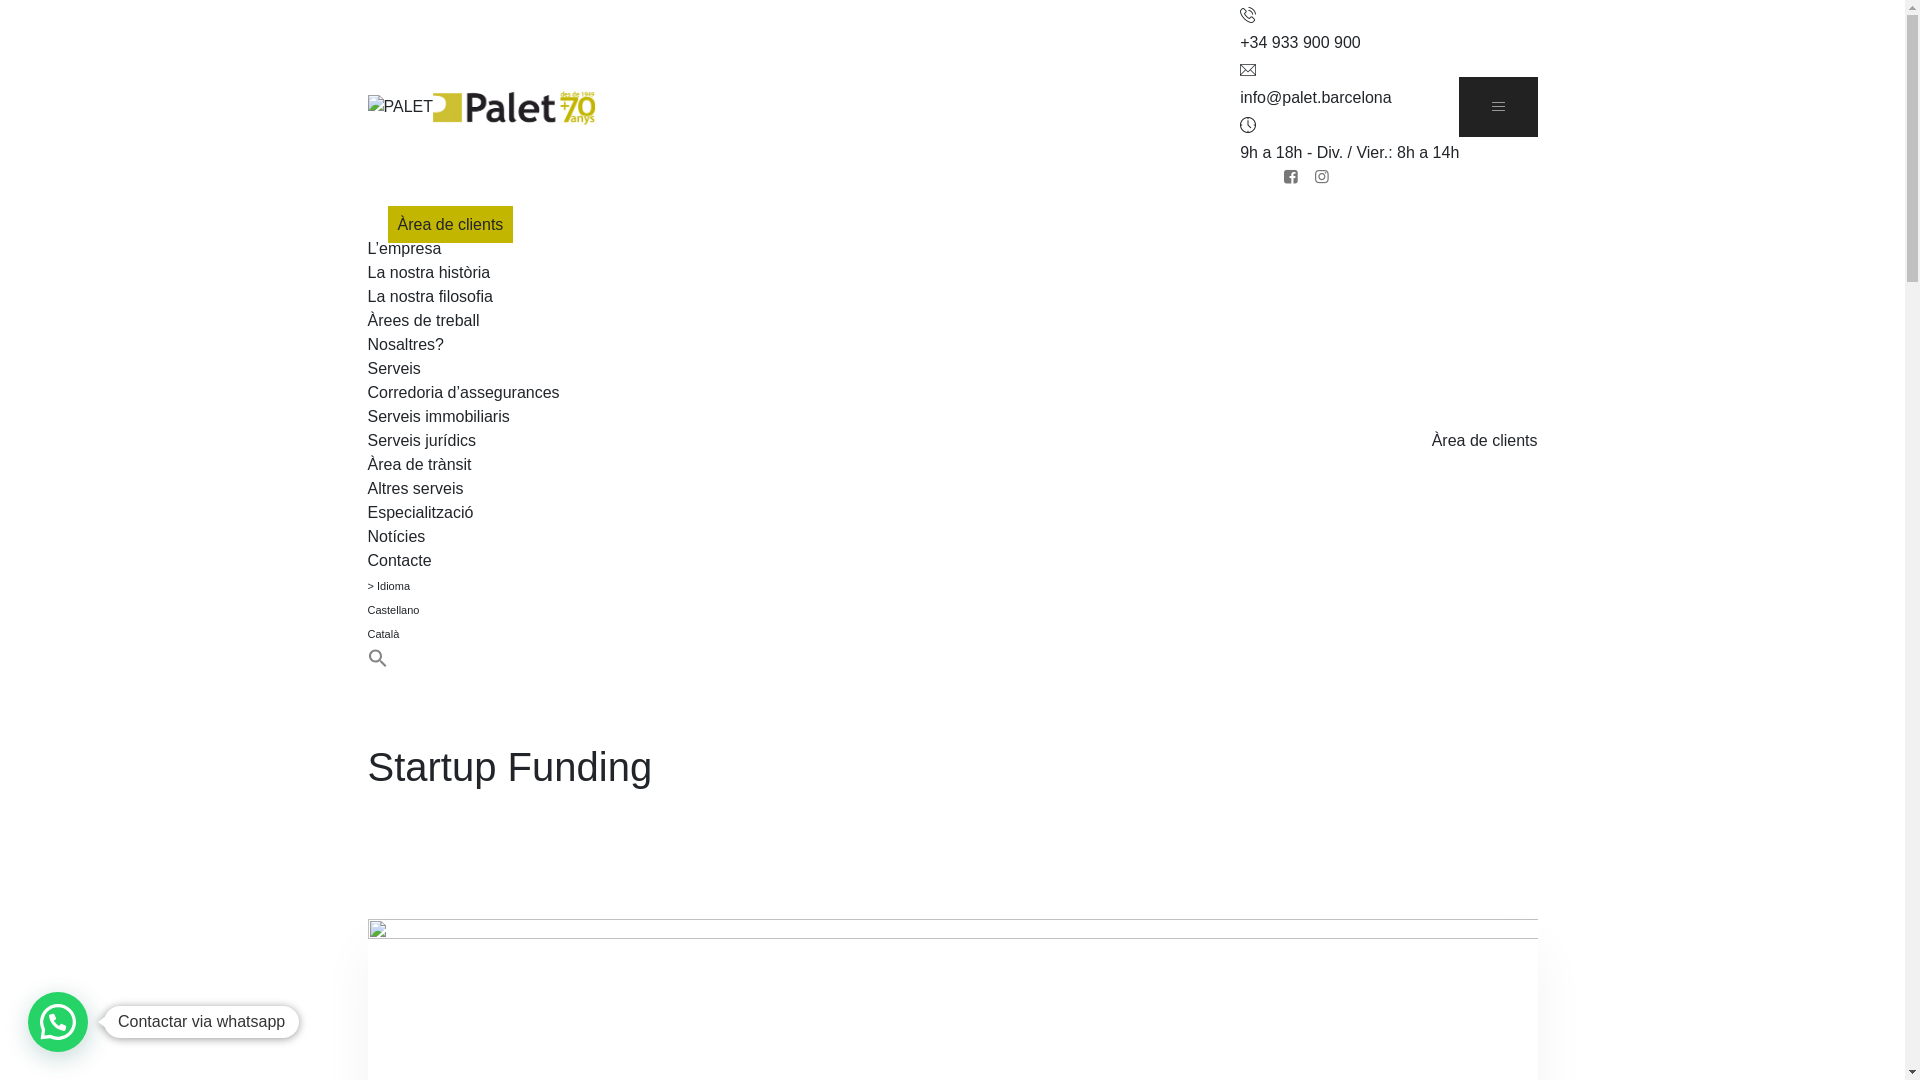 The width and height of the screenshot is (1920, 1080). What do you see at coordinates (514, 107) in the screenshot?
I see `'PALET'` at bounding box center [514, 107].